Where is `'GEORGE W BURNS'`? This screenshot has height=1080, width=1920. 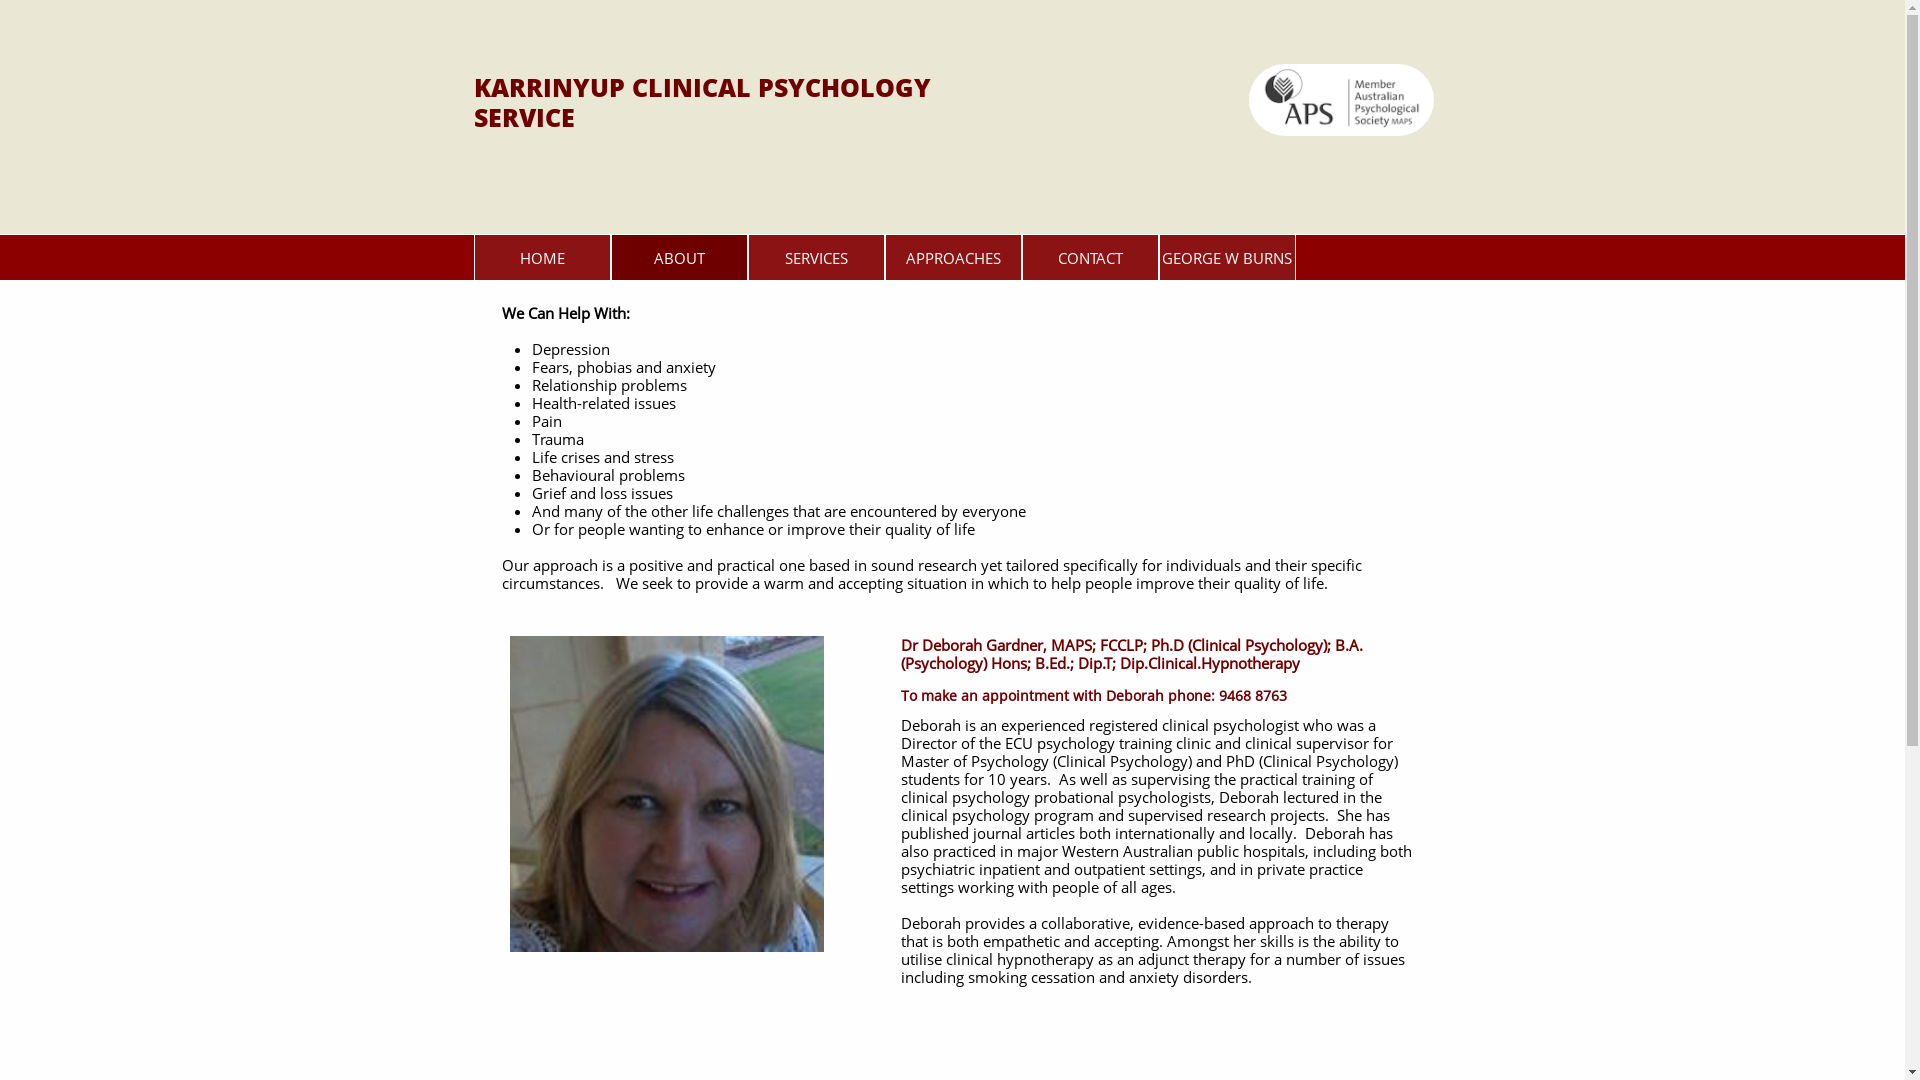 'GEORGE W BURNS' is located at coordinates (1225, 256).